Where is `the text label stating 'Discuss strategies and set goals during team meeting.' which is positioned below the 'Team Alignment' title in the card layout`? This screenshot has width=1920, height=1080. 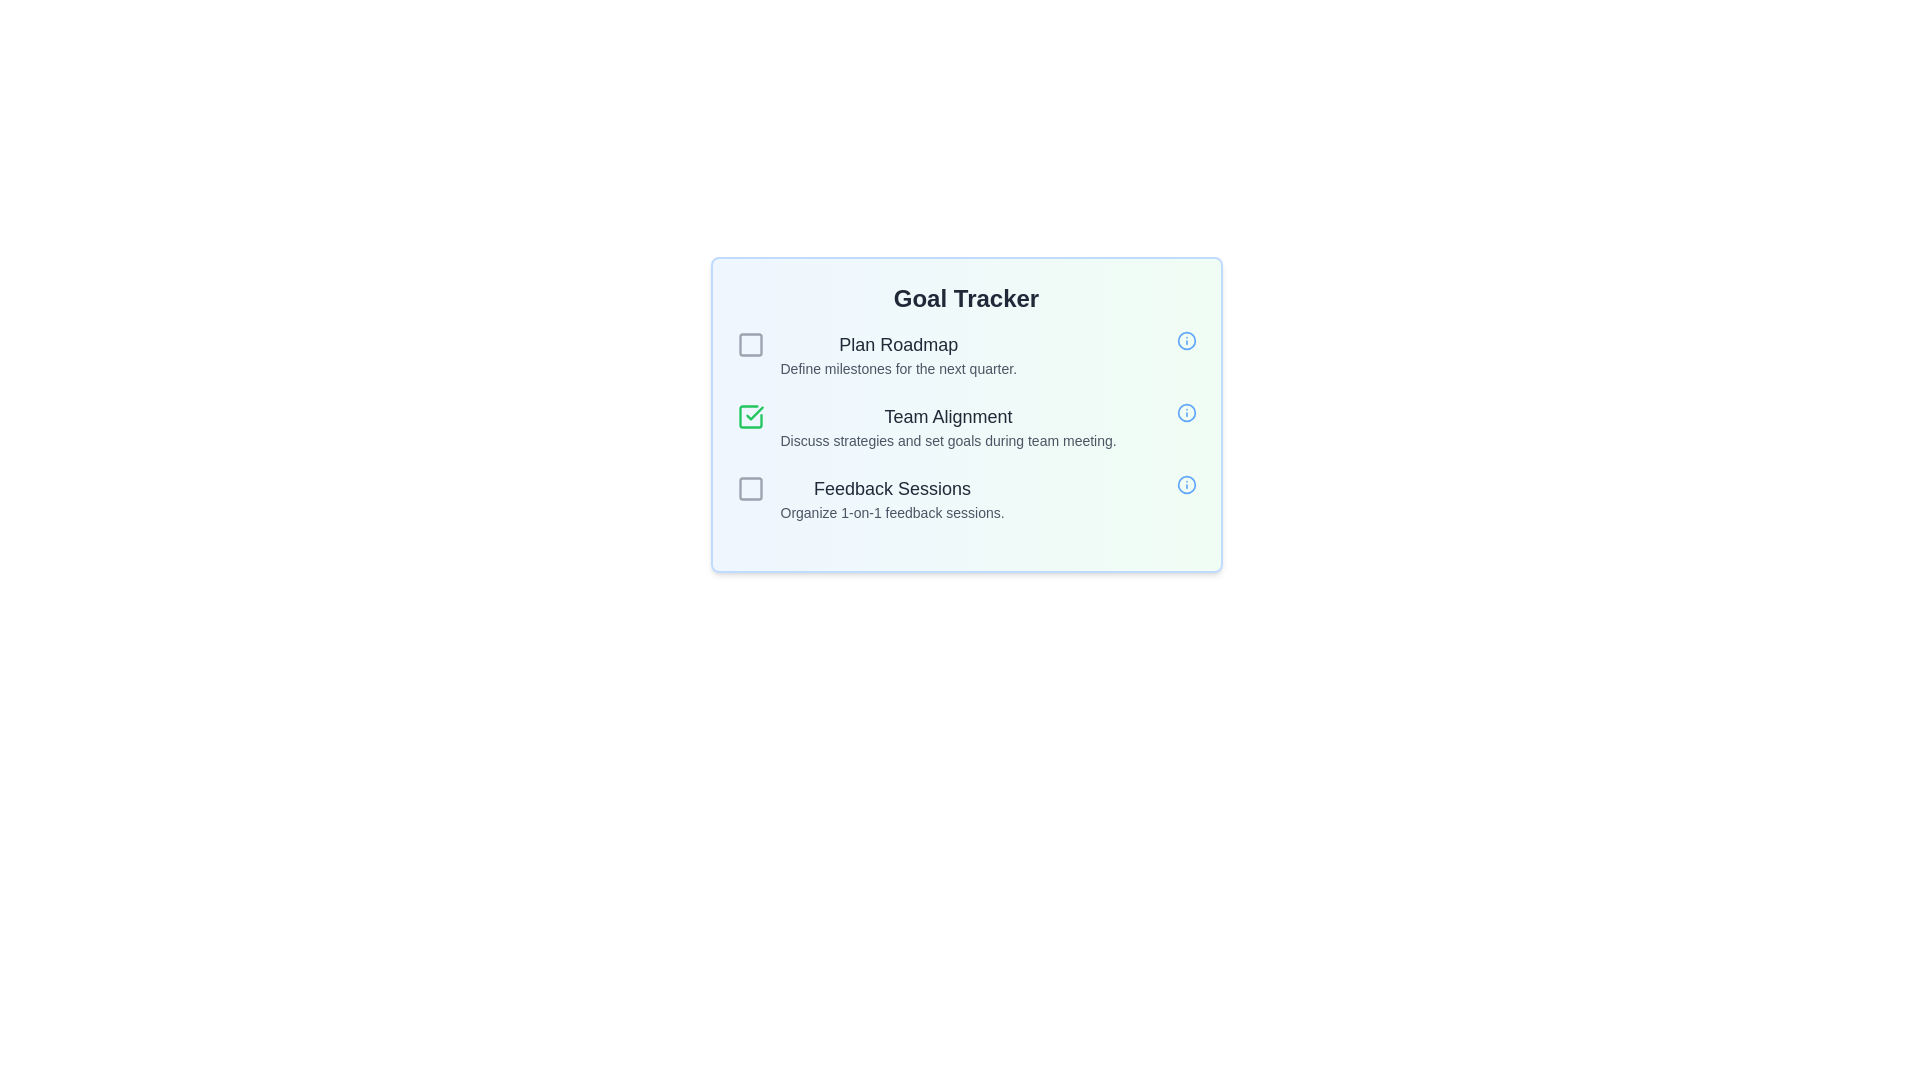
the text label stating 'Discuss strategies and set goals during team meeting.' which is positioned below the 'Team Alignment' title in the card layout is located at coordinates (947, 439).